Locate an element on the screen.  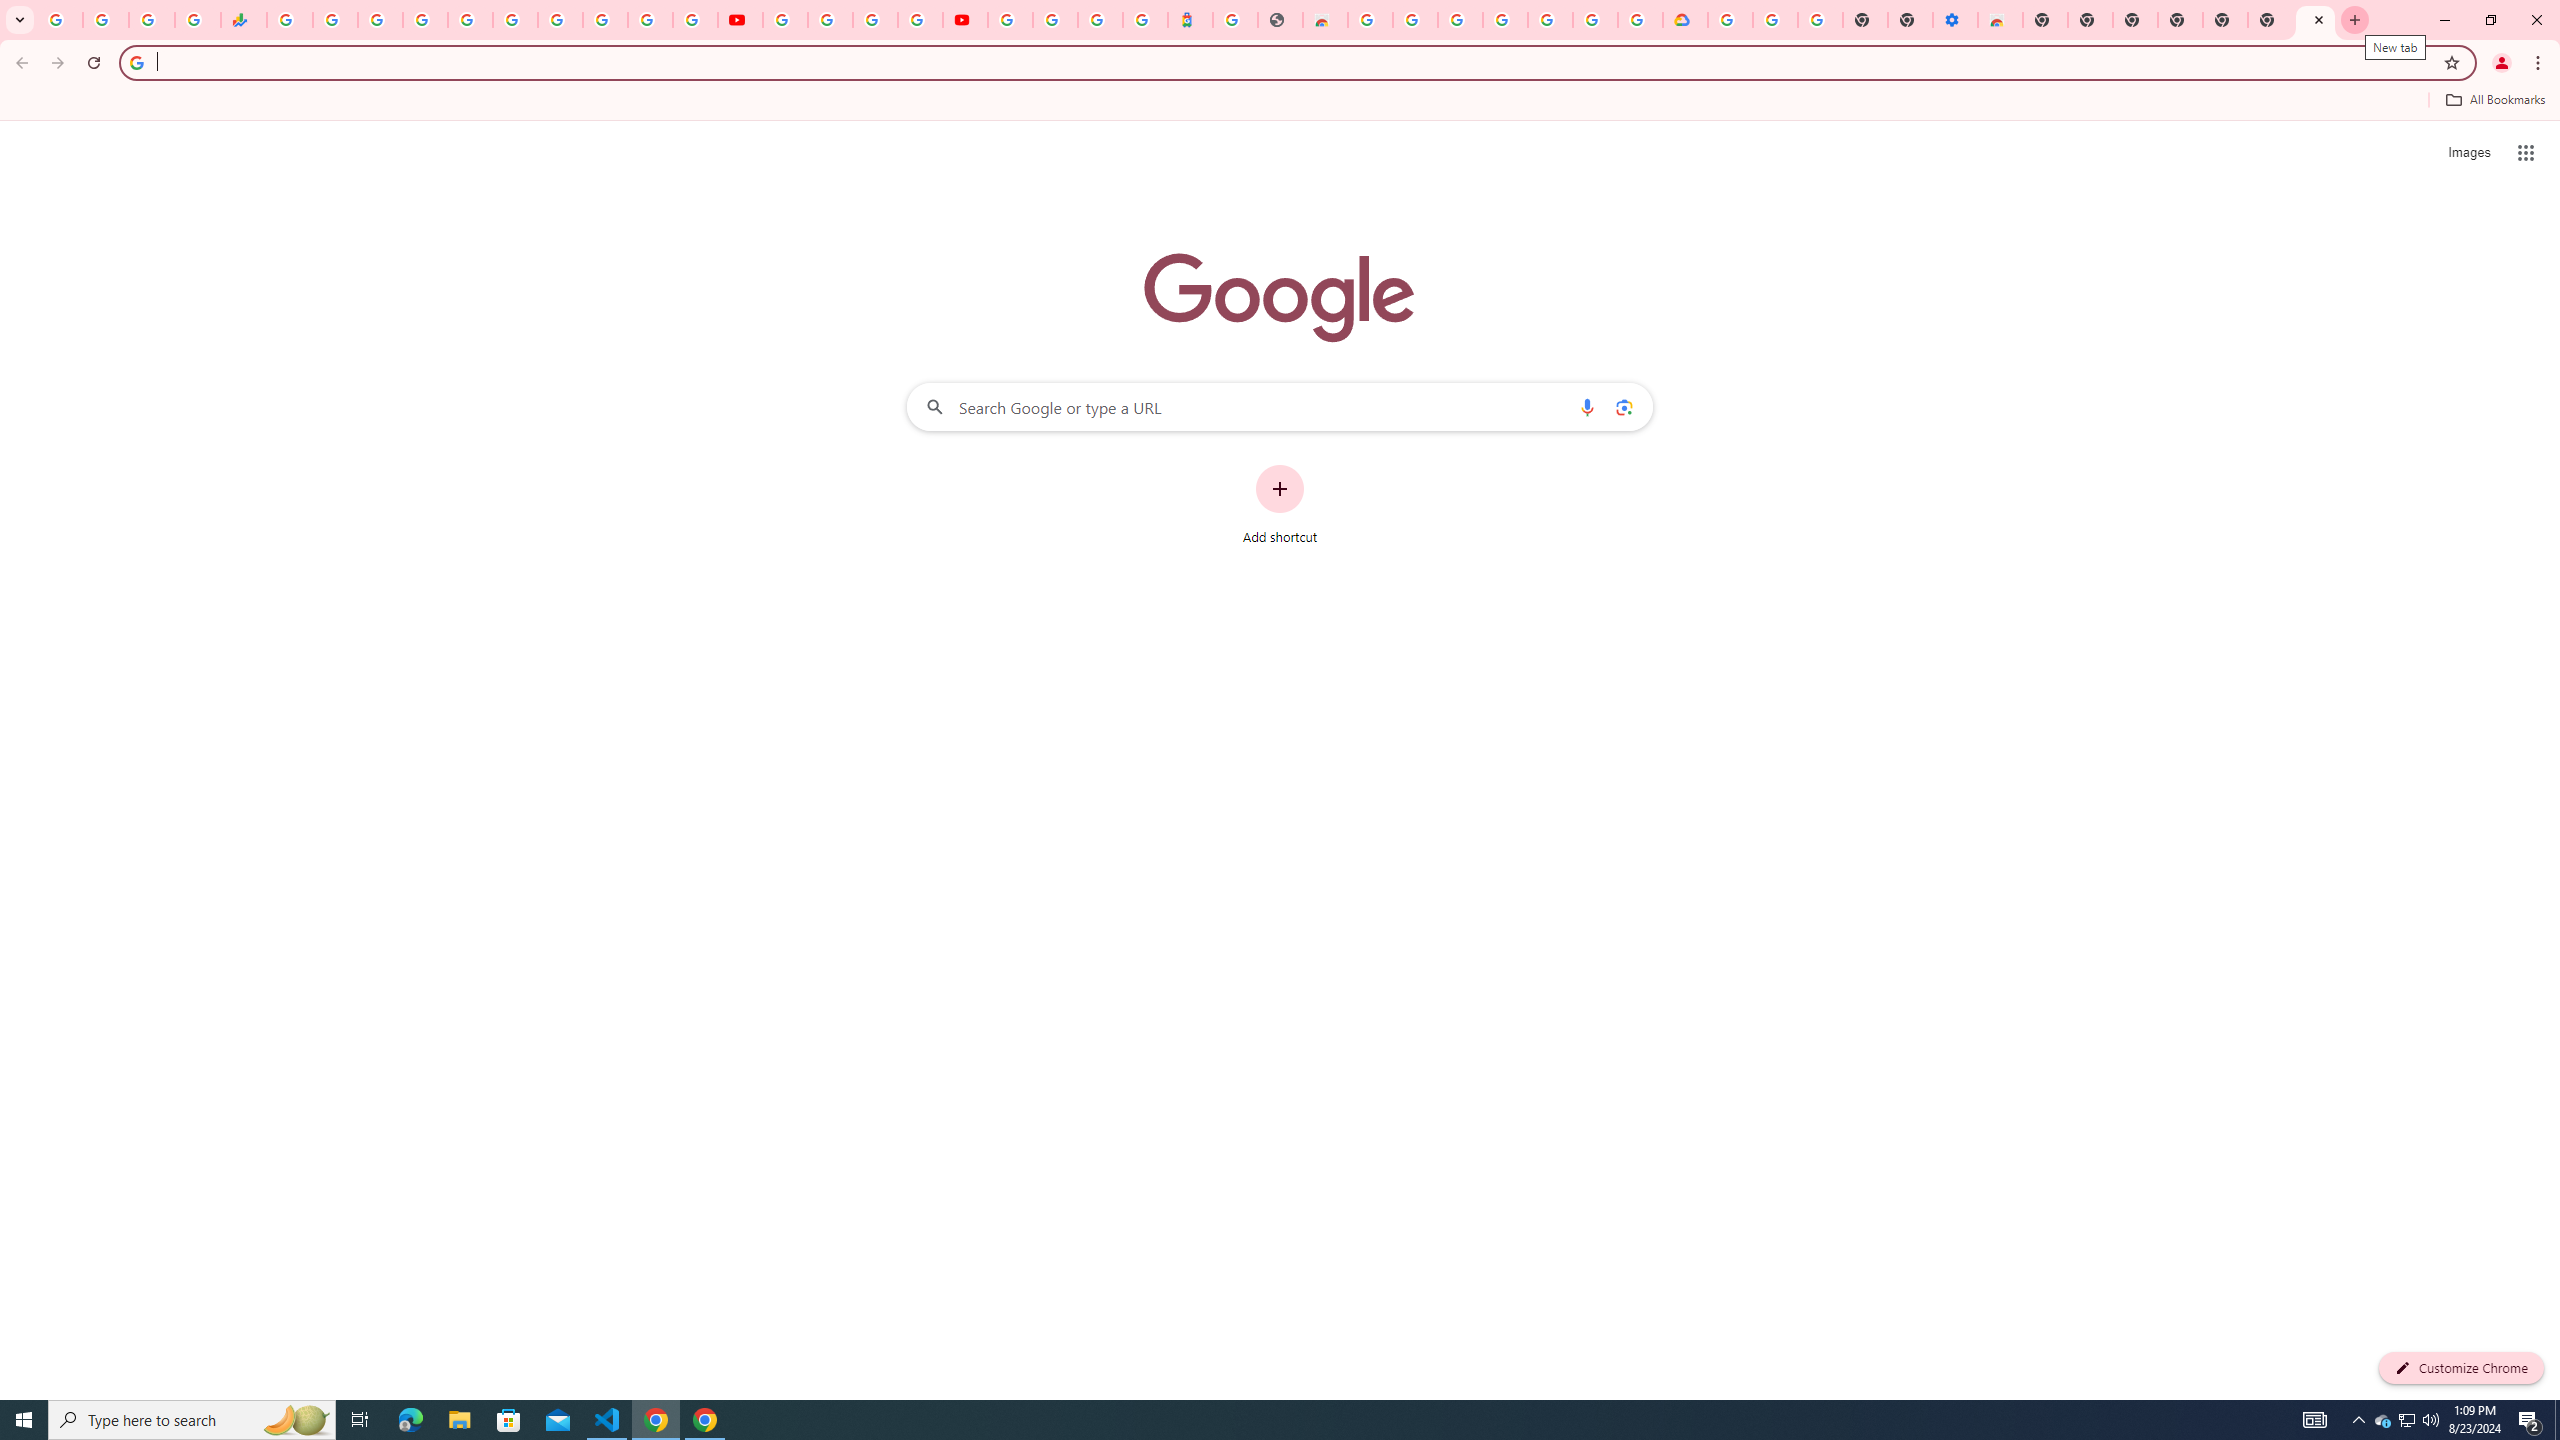
'Ad Settings' is located at coordinates (1414, 19).